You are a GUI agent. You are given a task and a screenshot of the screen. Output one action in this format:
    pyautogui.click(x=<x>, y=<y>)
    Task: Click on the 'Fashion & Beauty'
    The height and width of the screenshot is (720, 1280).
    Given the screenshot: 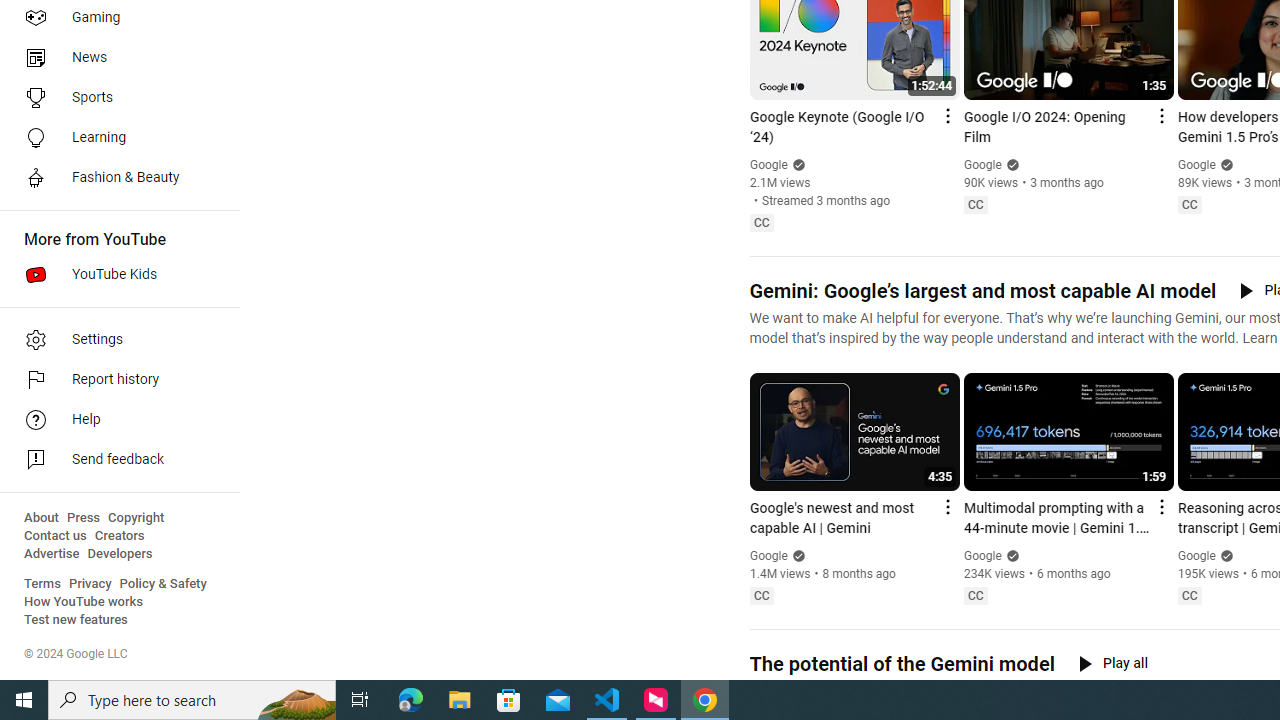 What is the action you would take?
    pyautogui.click(x=112, y=176)
    